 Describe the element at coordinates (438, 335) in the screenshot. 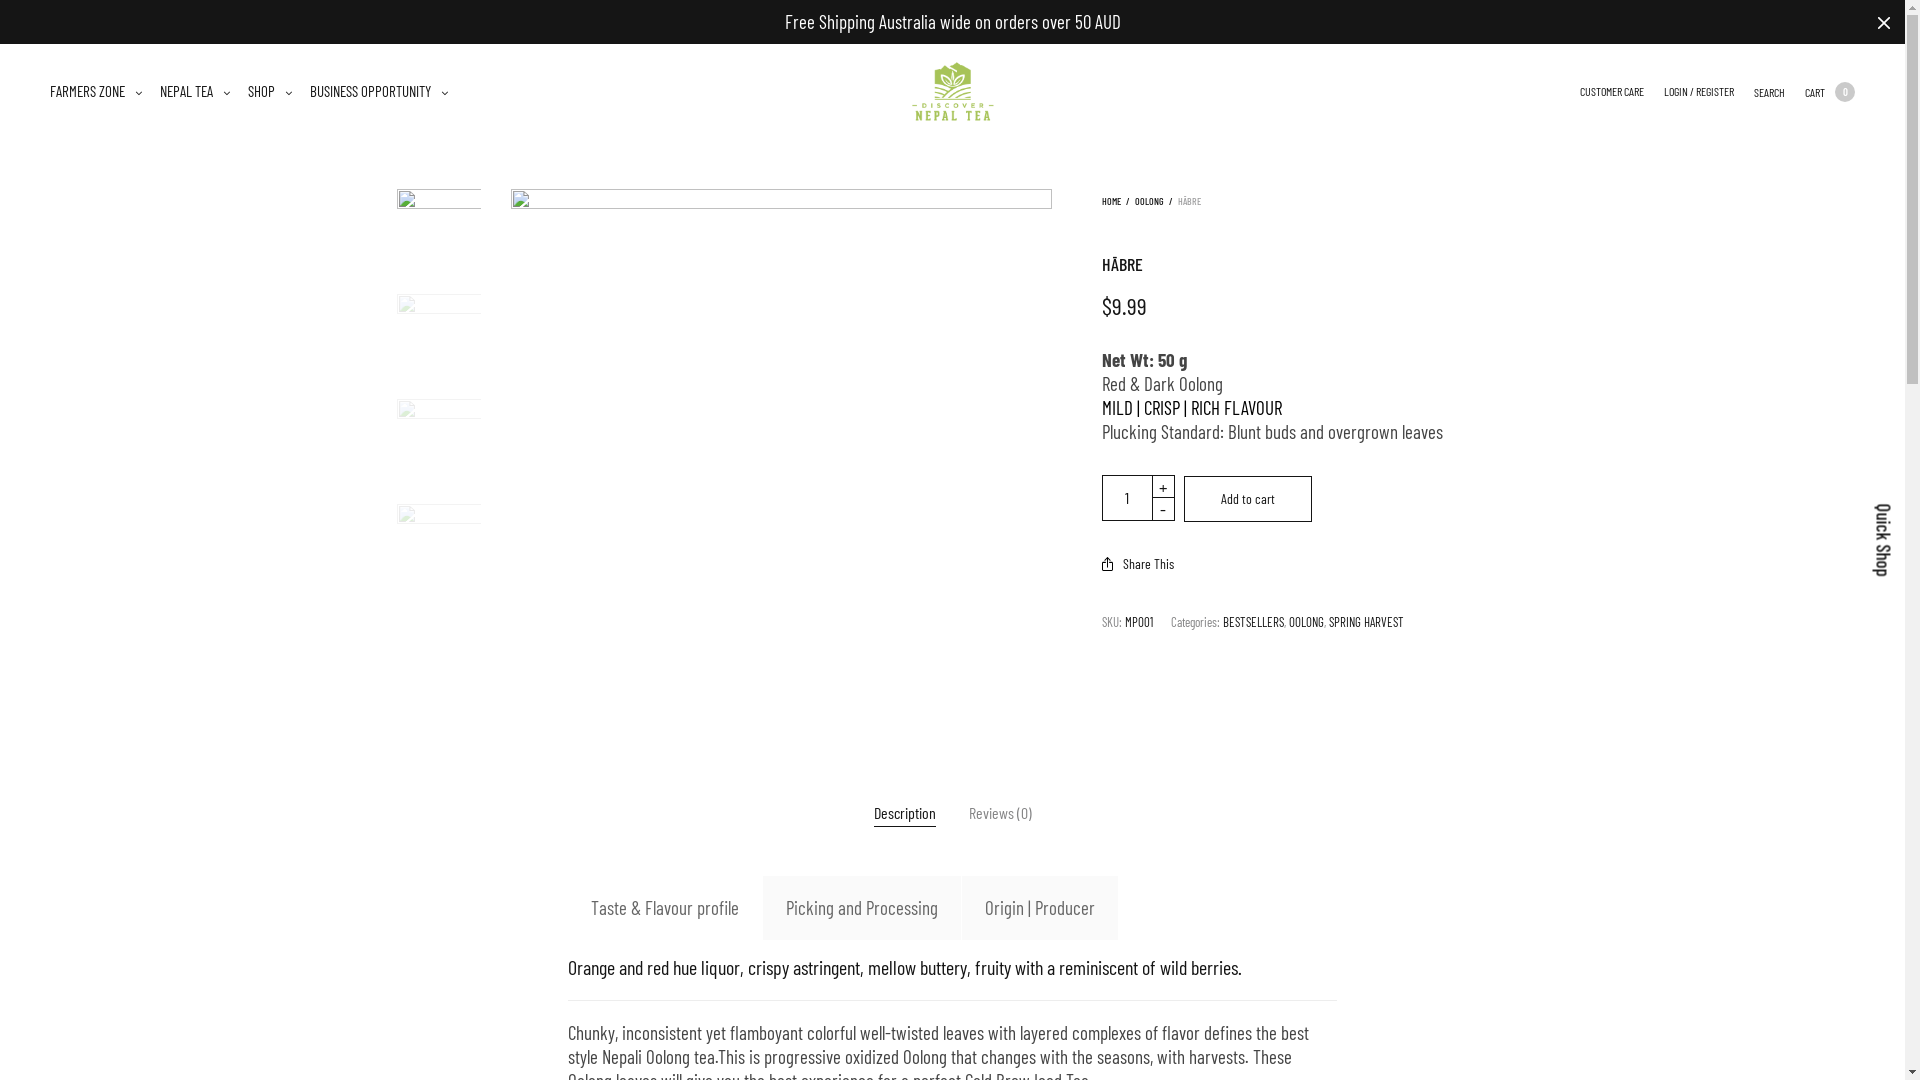

I see `'darkooloong_liquor_nepaltea'` at that location.